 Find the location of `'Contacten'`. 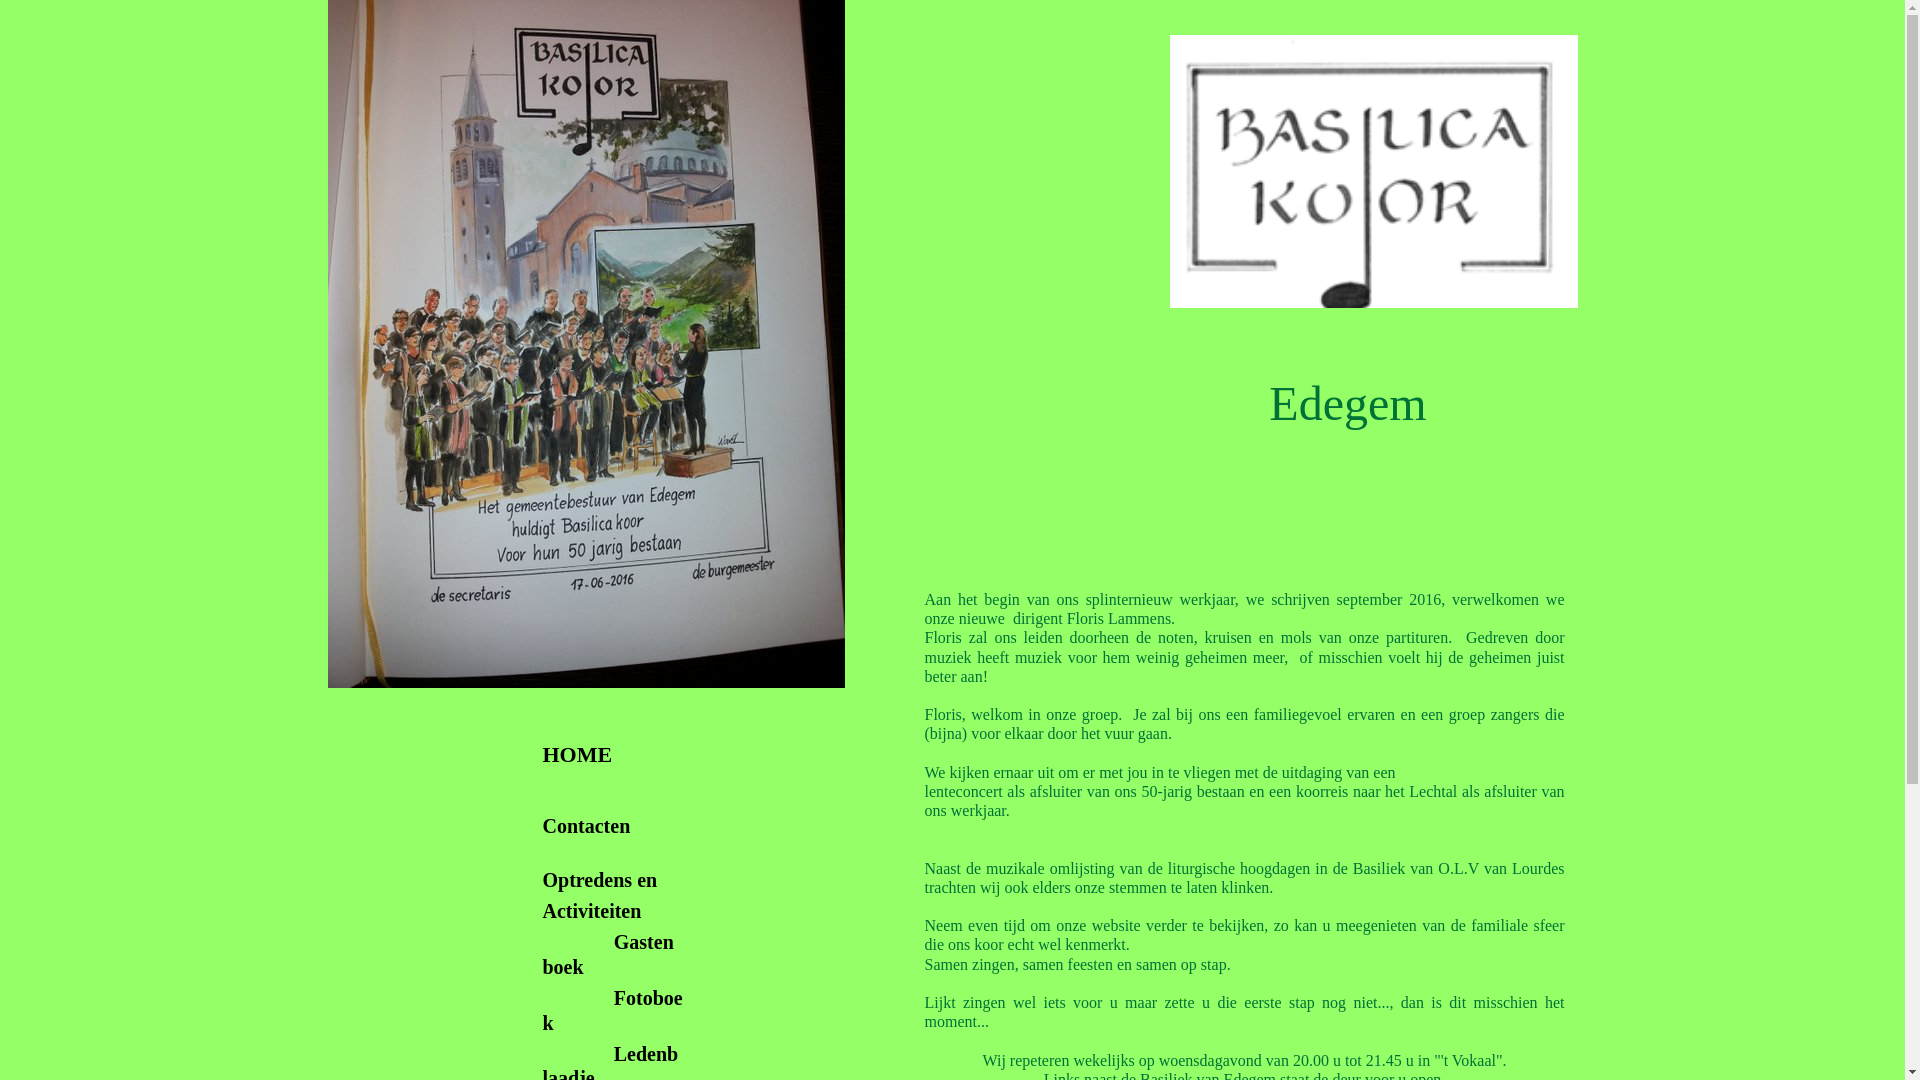

'Contacten' is located at coordinates (584, 829).